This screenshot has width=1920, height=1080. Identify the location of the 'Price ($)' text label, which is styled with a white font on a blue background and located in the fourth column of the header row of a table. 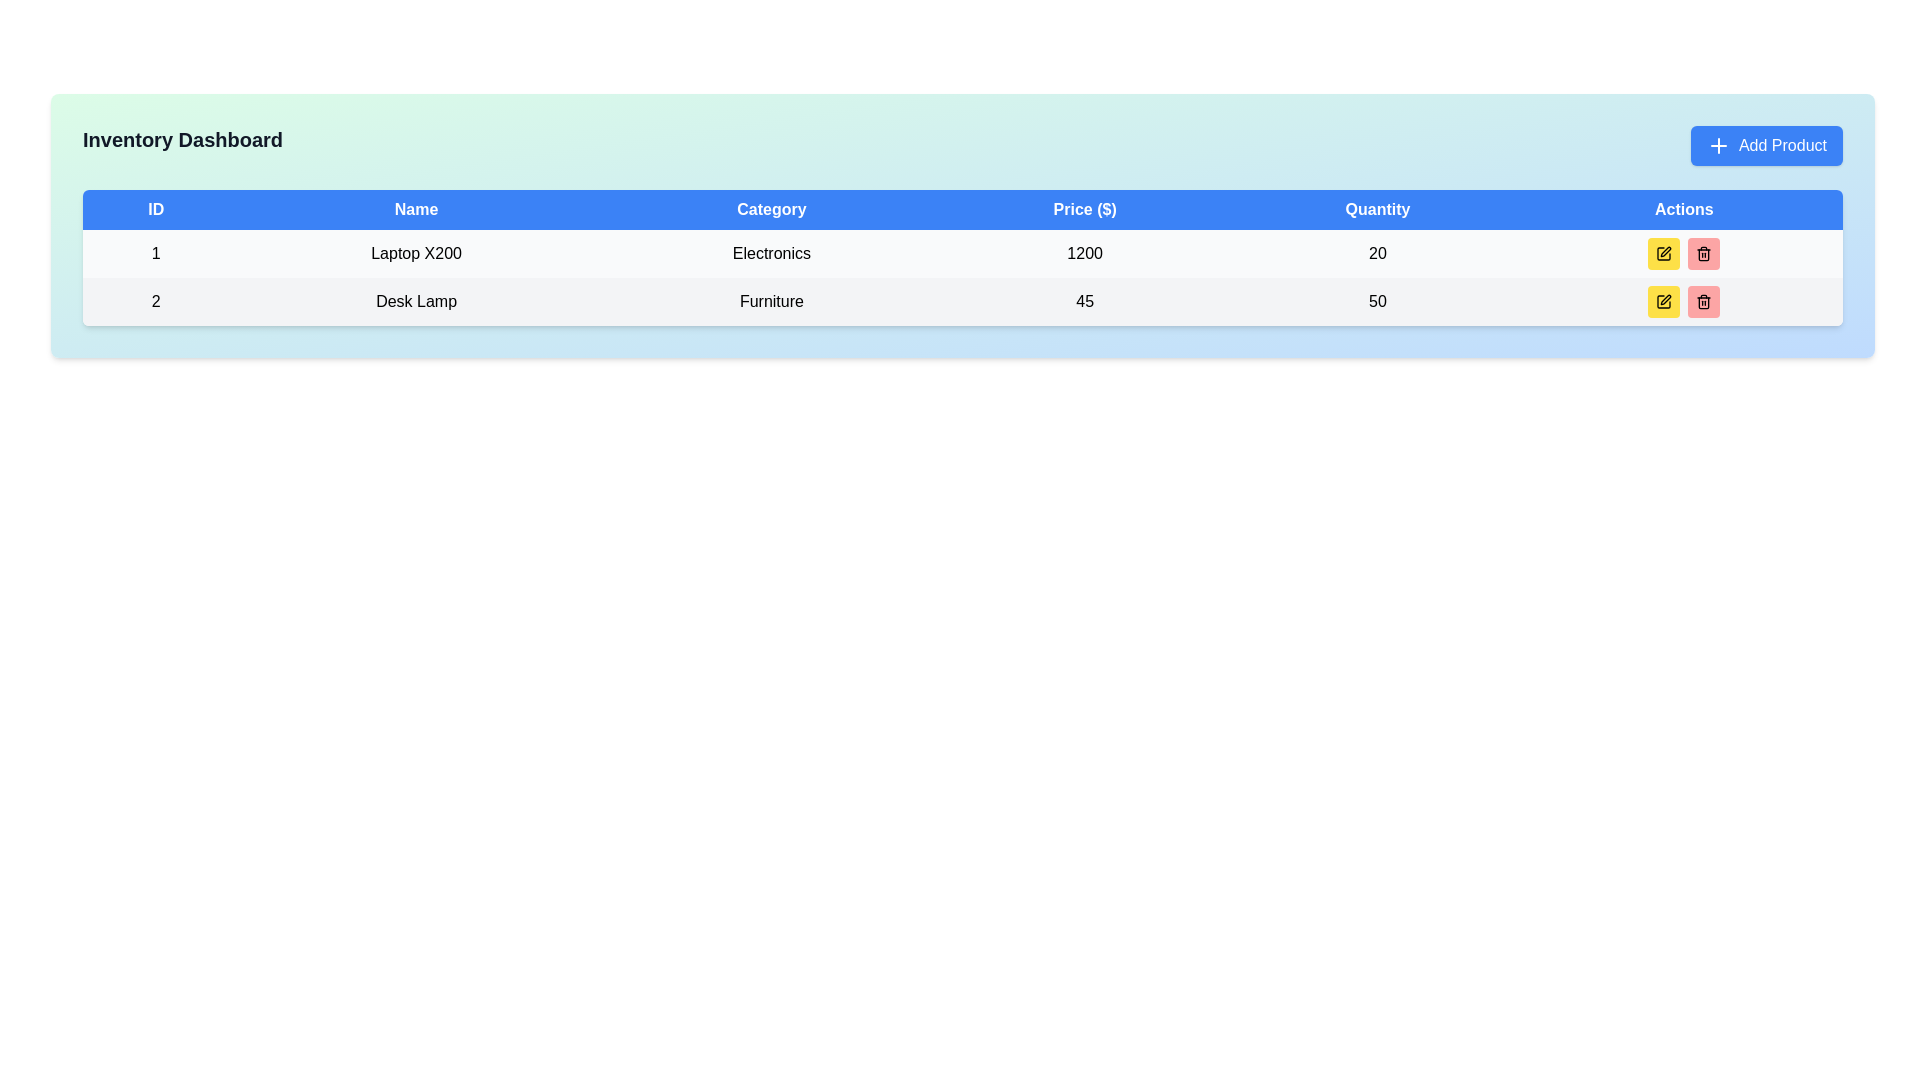
(1084, 209).